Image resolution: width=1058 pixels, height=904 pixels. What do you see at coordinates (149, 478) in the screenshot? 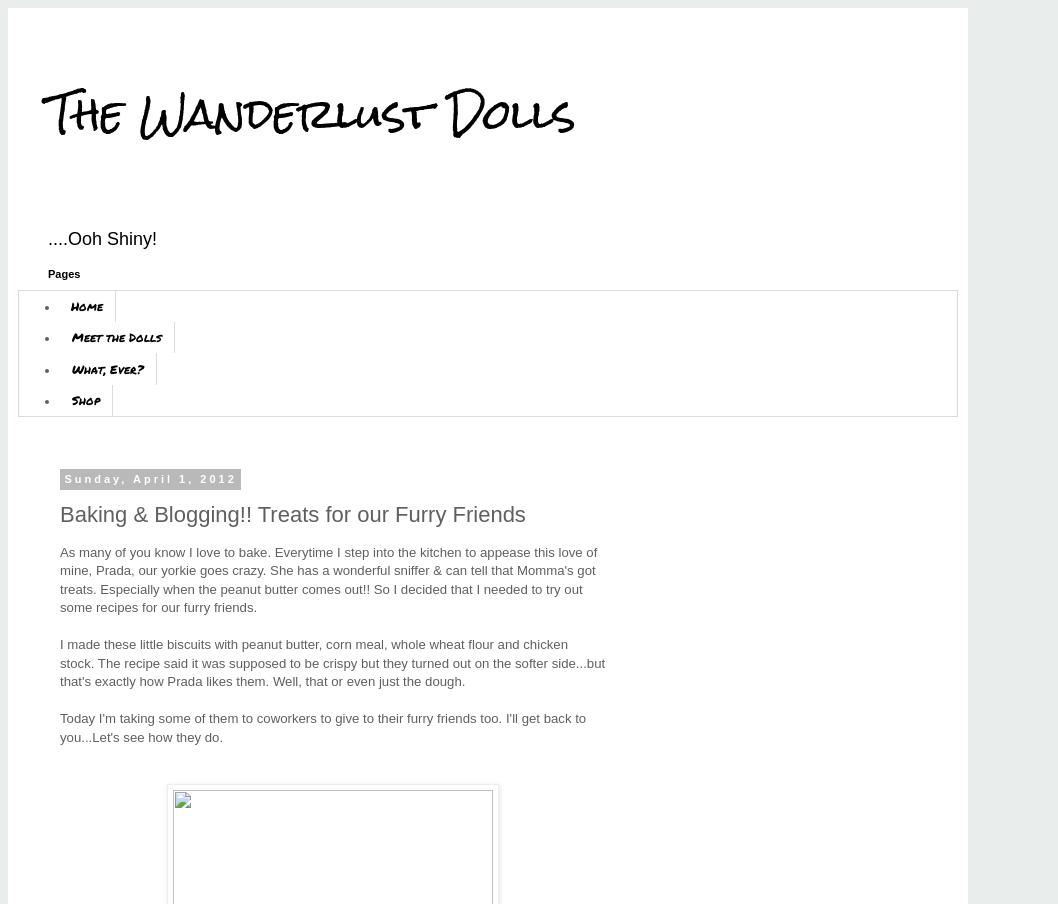
I see `'Sunday, April 1, 2012'` at bounding box center [149, 478].